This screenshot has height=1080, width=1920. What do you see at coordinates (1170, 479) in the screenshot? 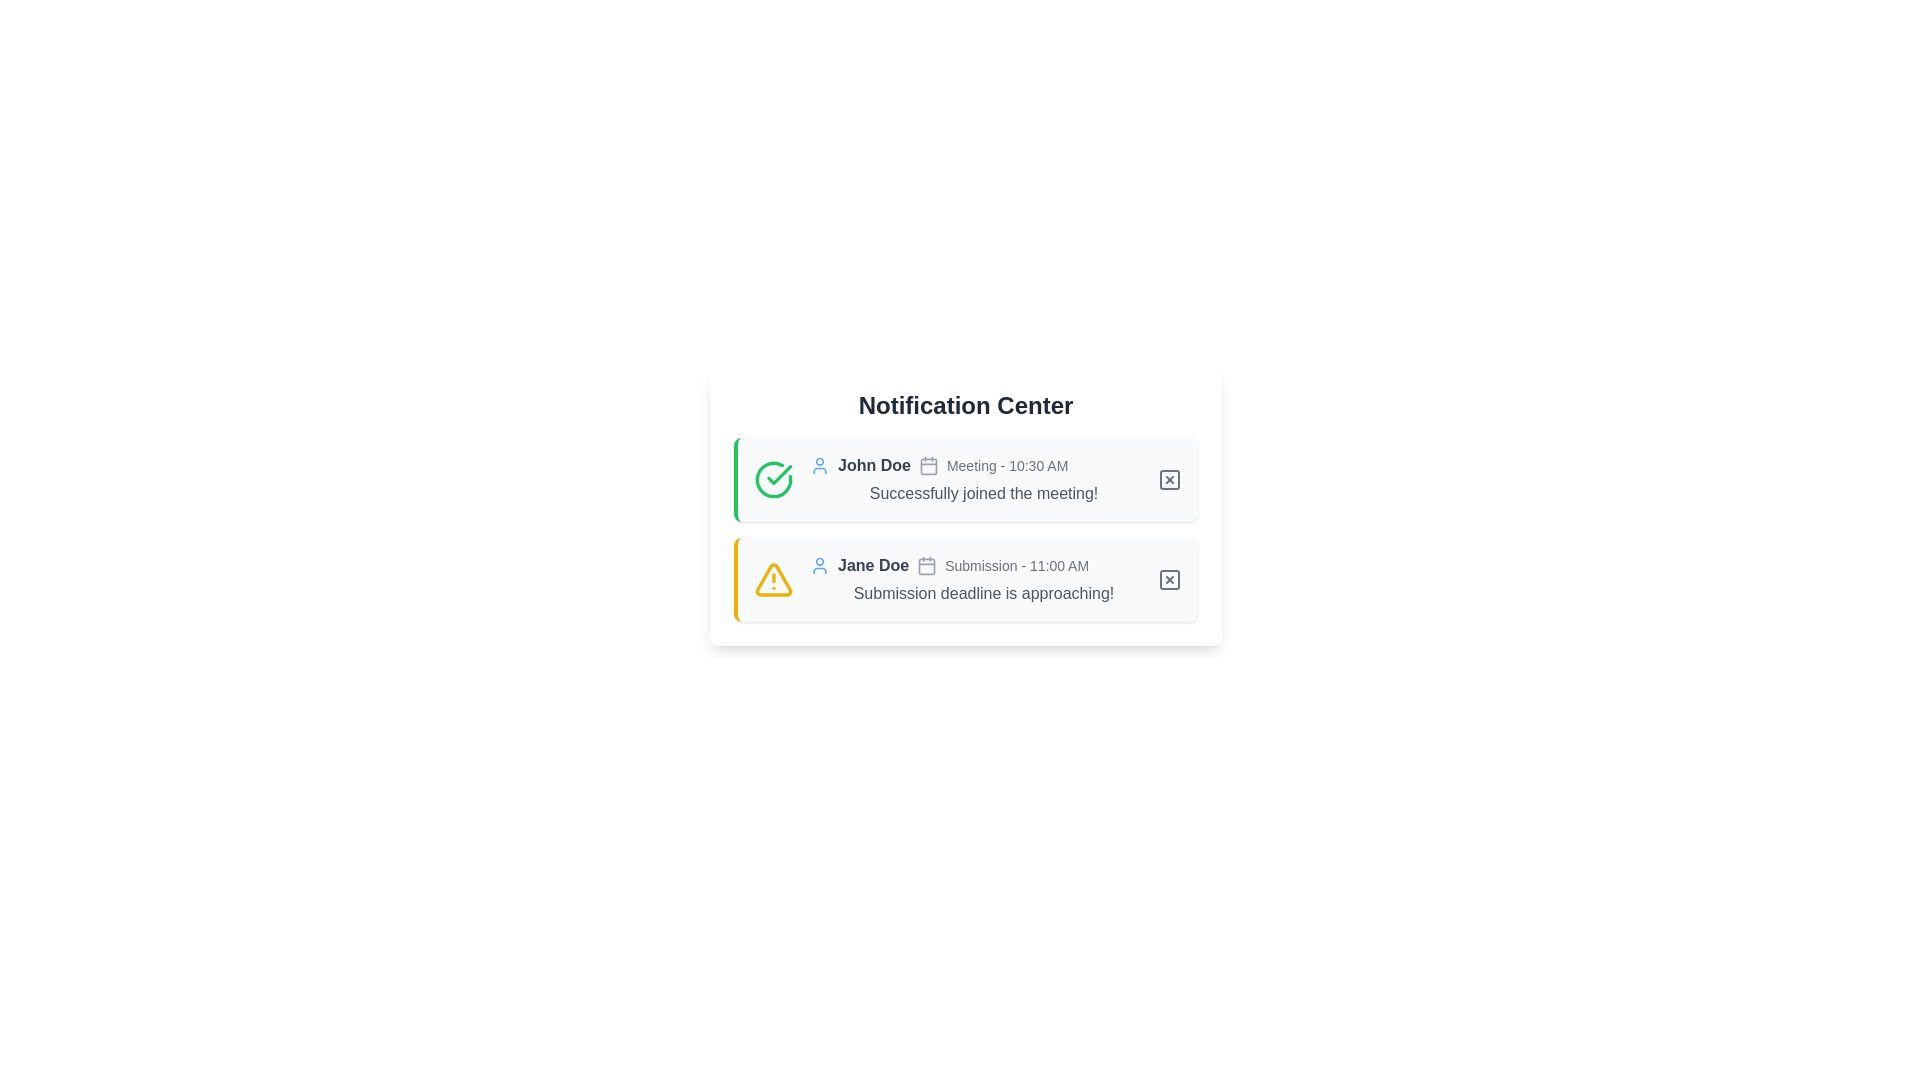
I see `the close button located at the top-right corner of the notification card for 'John Doe Meeting - 10:30 AM'` at bounding box center [1170, 479].